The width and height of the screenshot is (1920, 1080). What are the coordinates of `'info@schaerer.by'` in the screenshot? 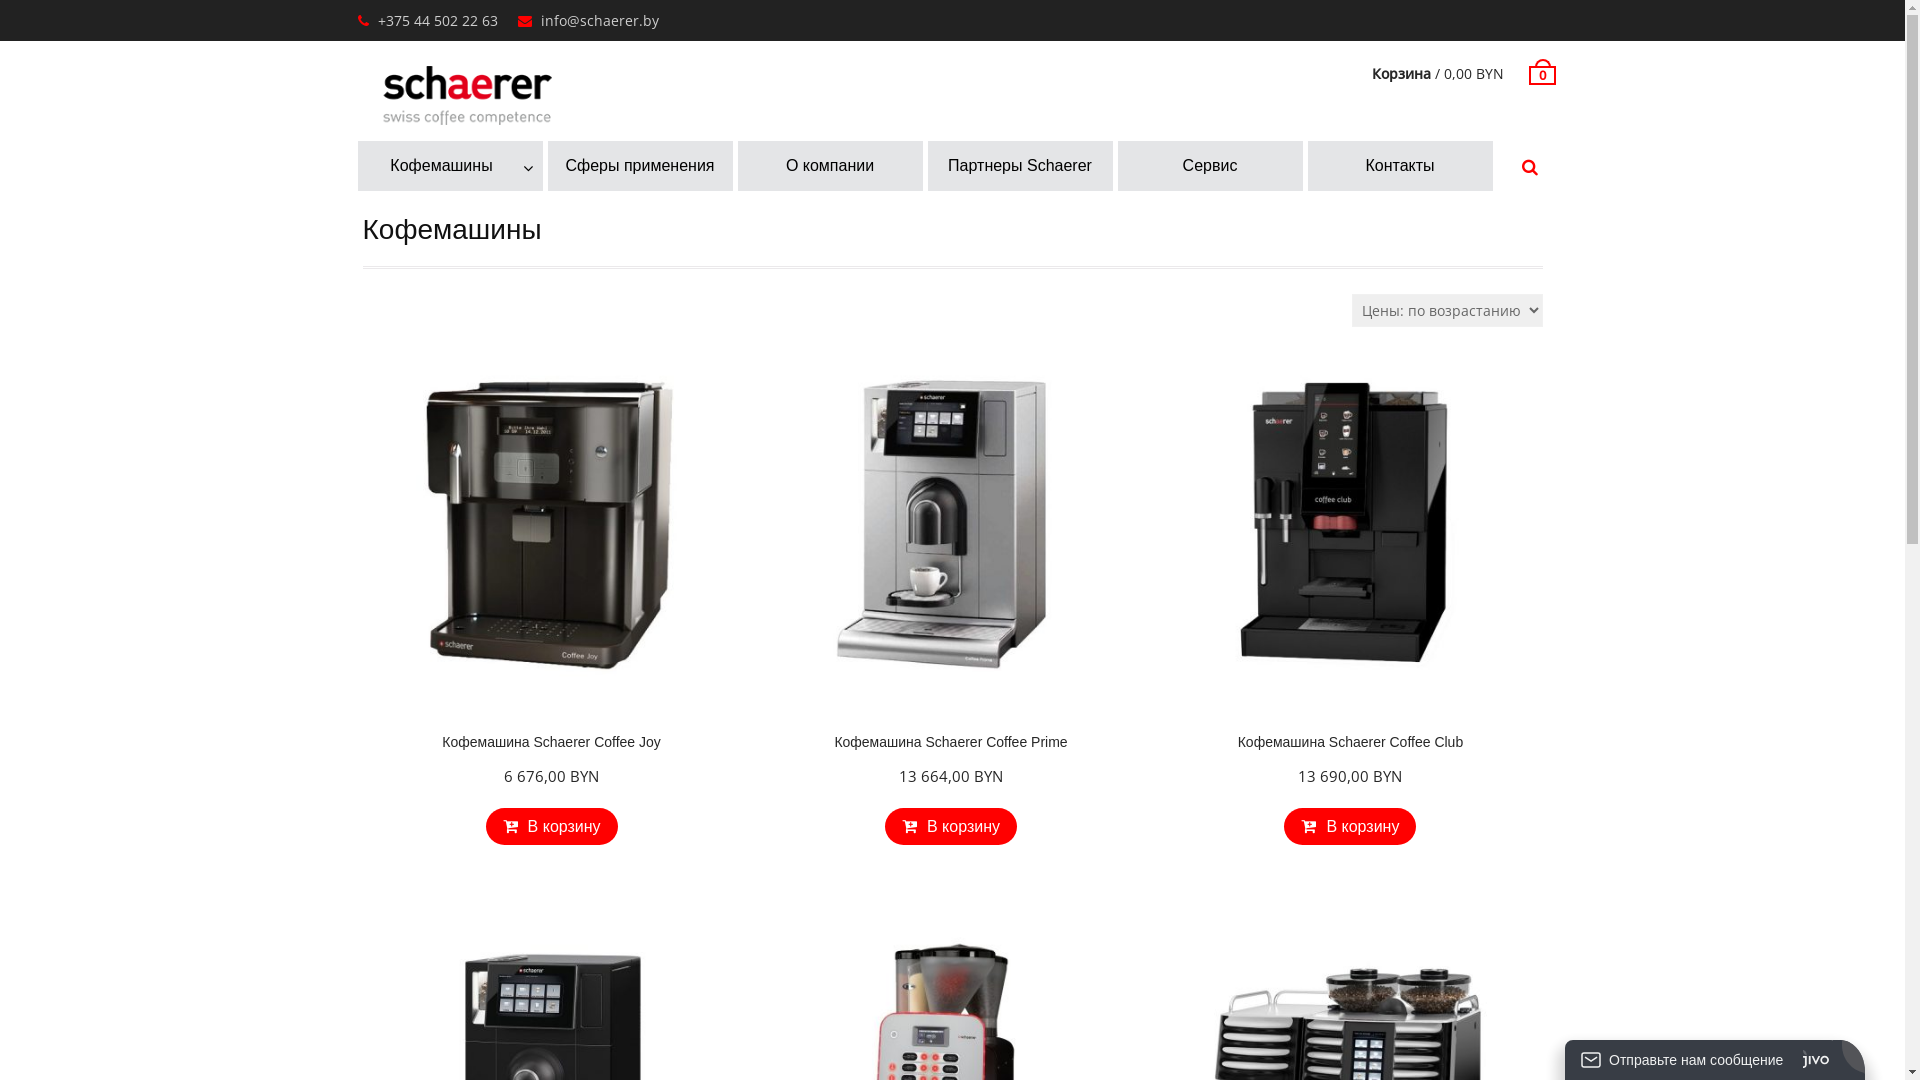 It's located at (539, 20).